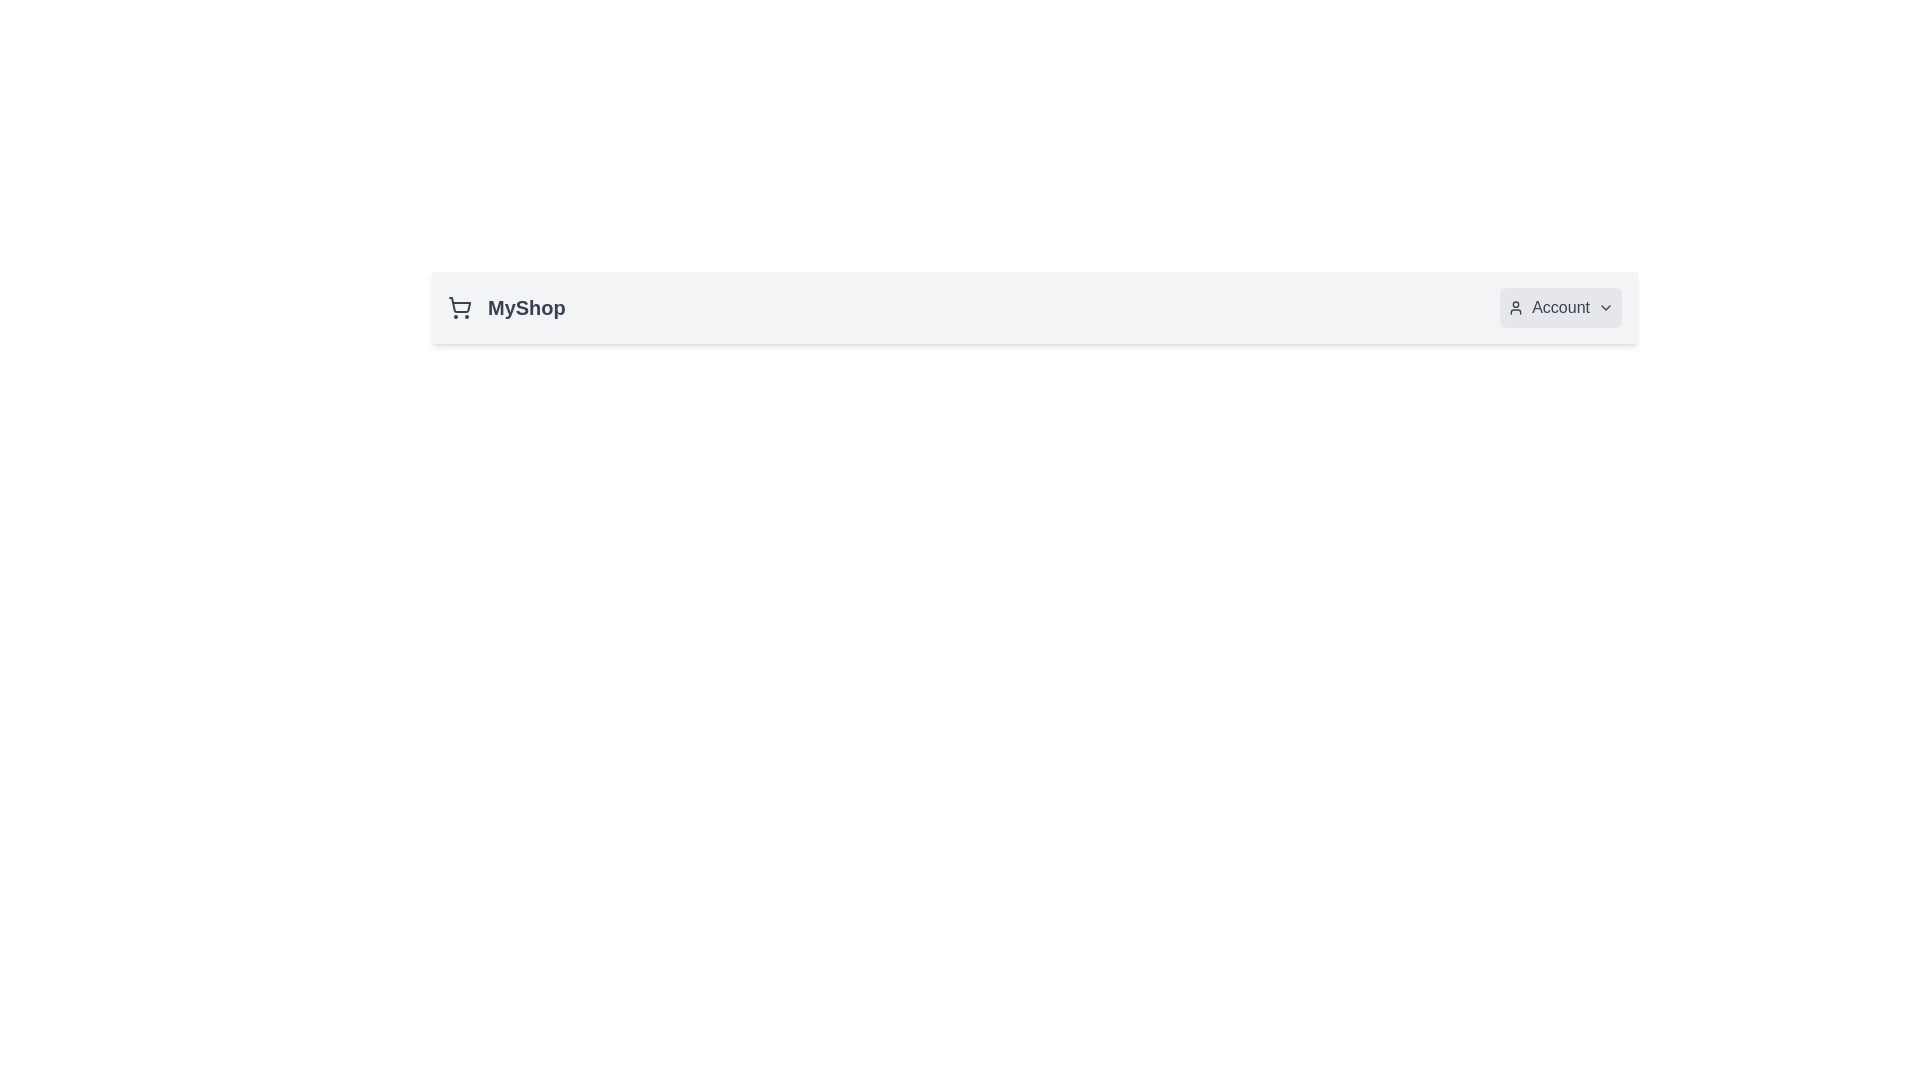  Describe the element at coordinates (506, 308) in the screenshot. I see `brand logo text located to the immediate right of the shopping cart icon in the navigation bar` at that location.